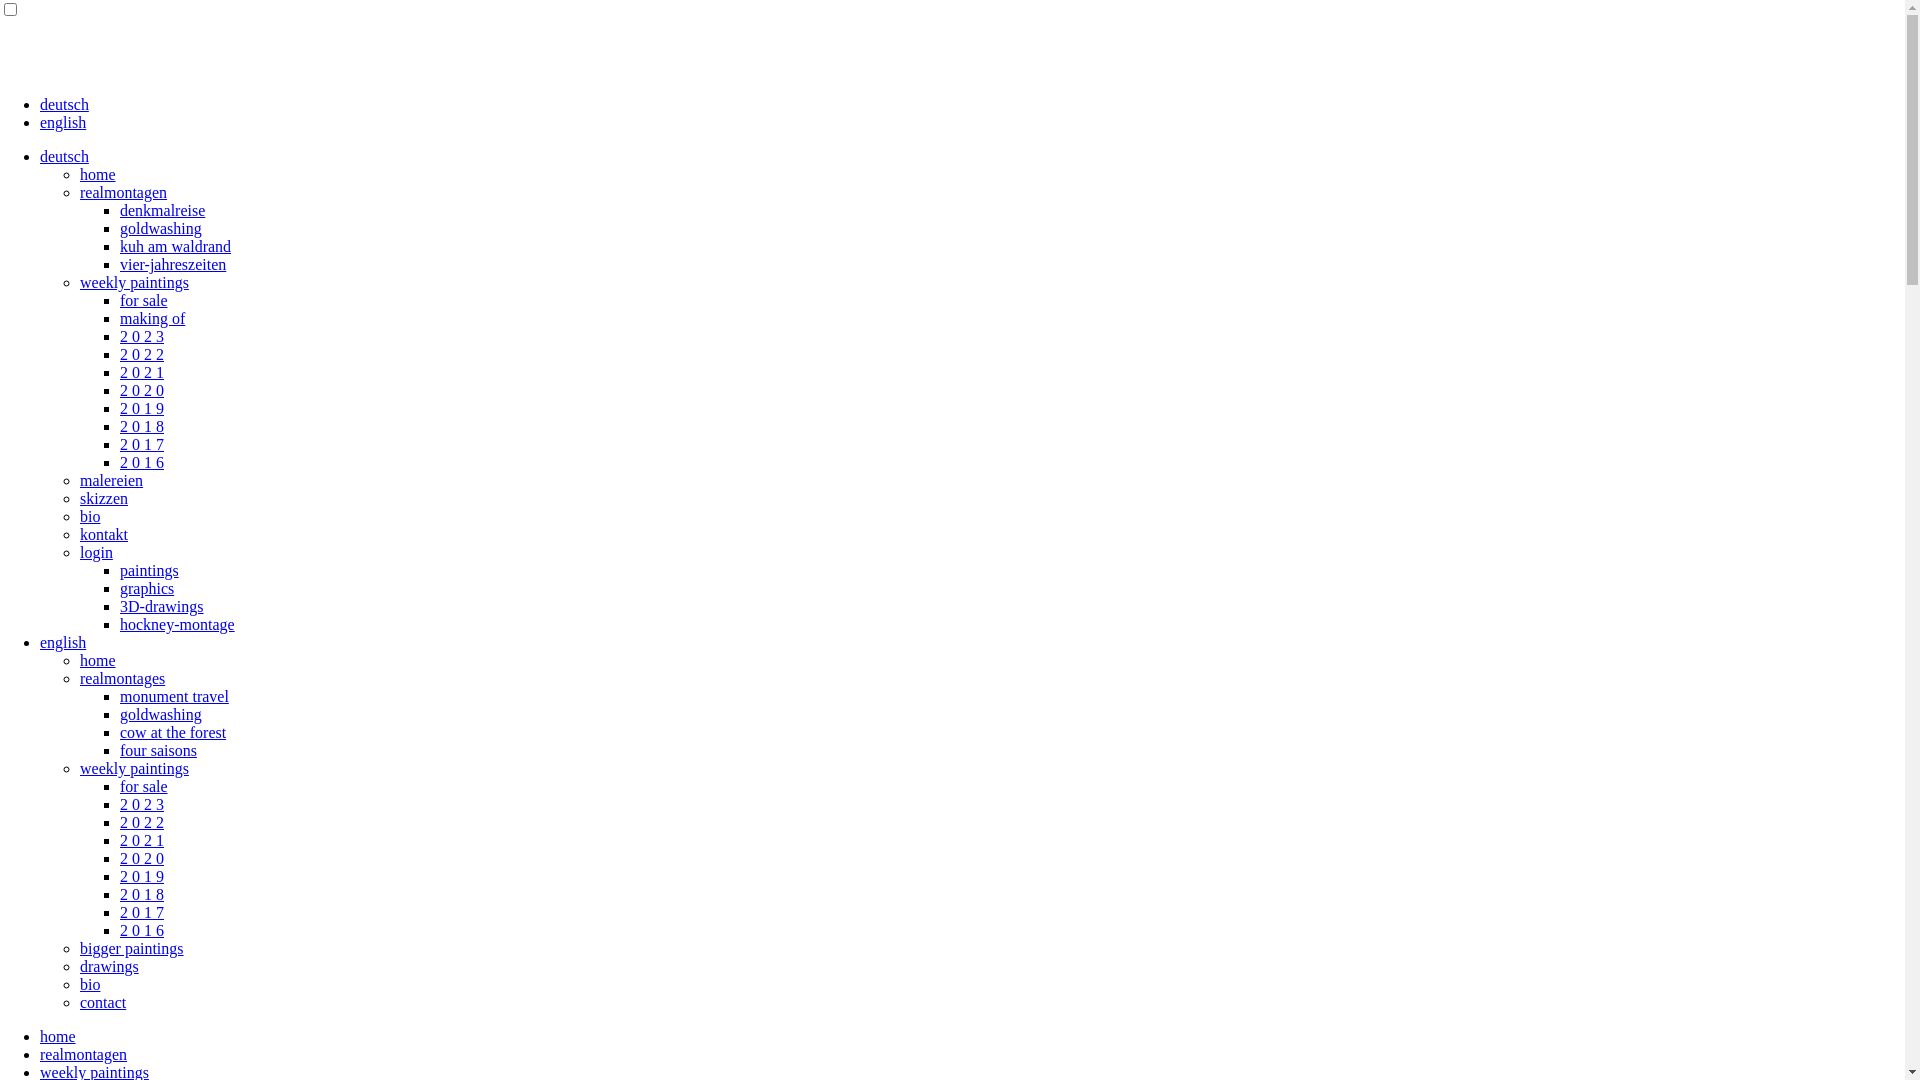 This screenshot has width=1920, height=1080. I want to click on 'denkmalreise', so click(162, 210).